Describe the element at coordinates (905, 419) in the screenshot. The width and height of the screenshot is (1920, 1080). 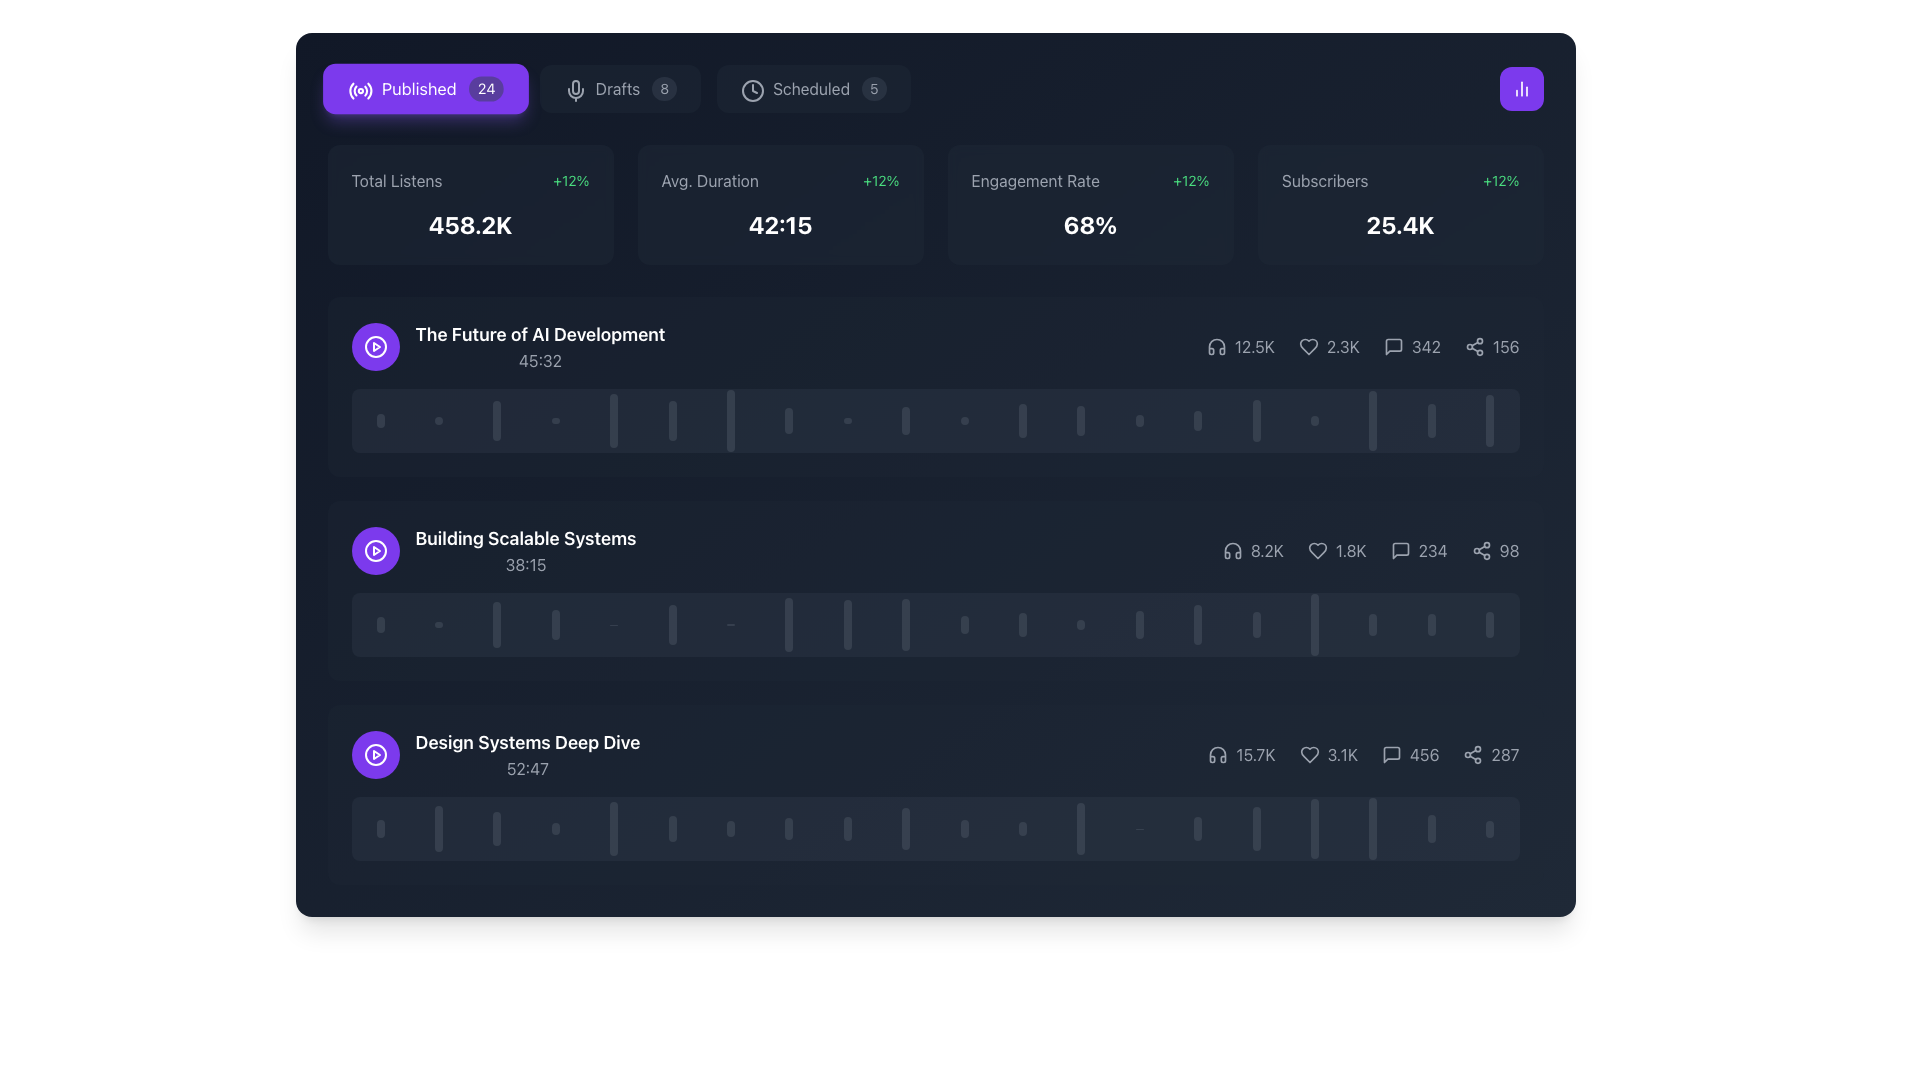
I see `the 10th vertical bar indicator in the 'The Future of AI Development' section, which serves as a visual cue in a metrics interface` at that location.